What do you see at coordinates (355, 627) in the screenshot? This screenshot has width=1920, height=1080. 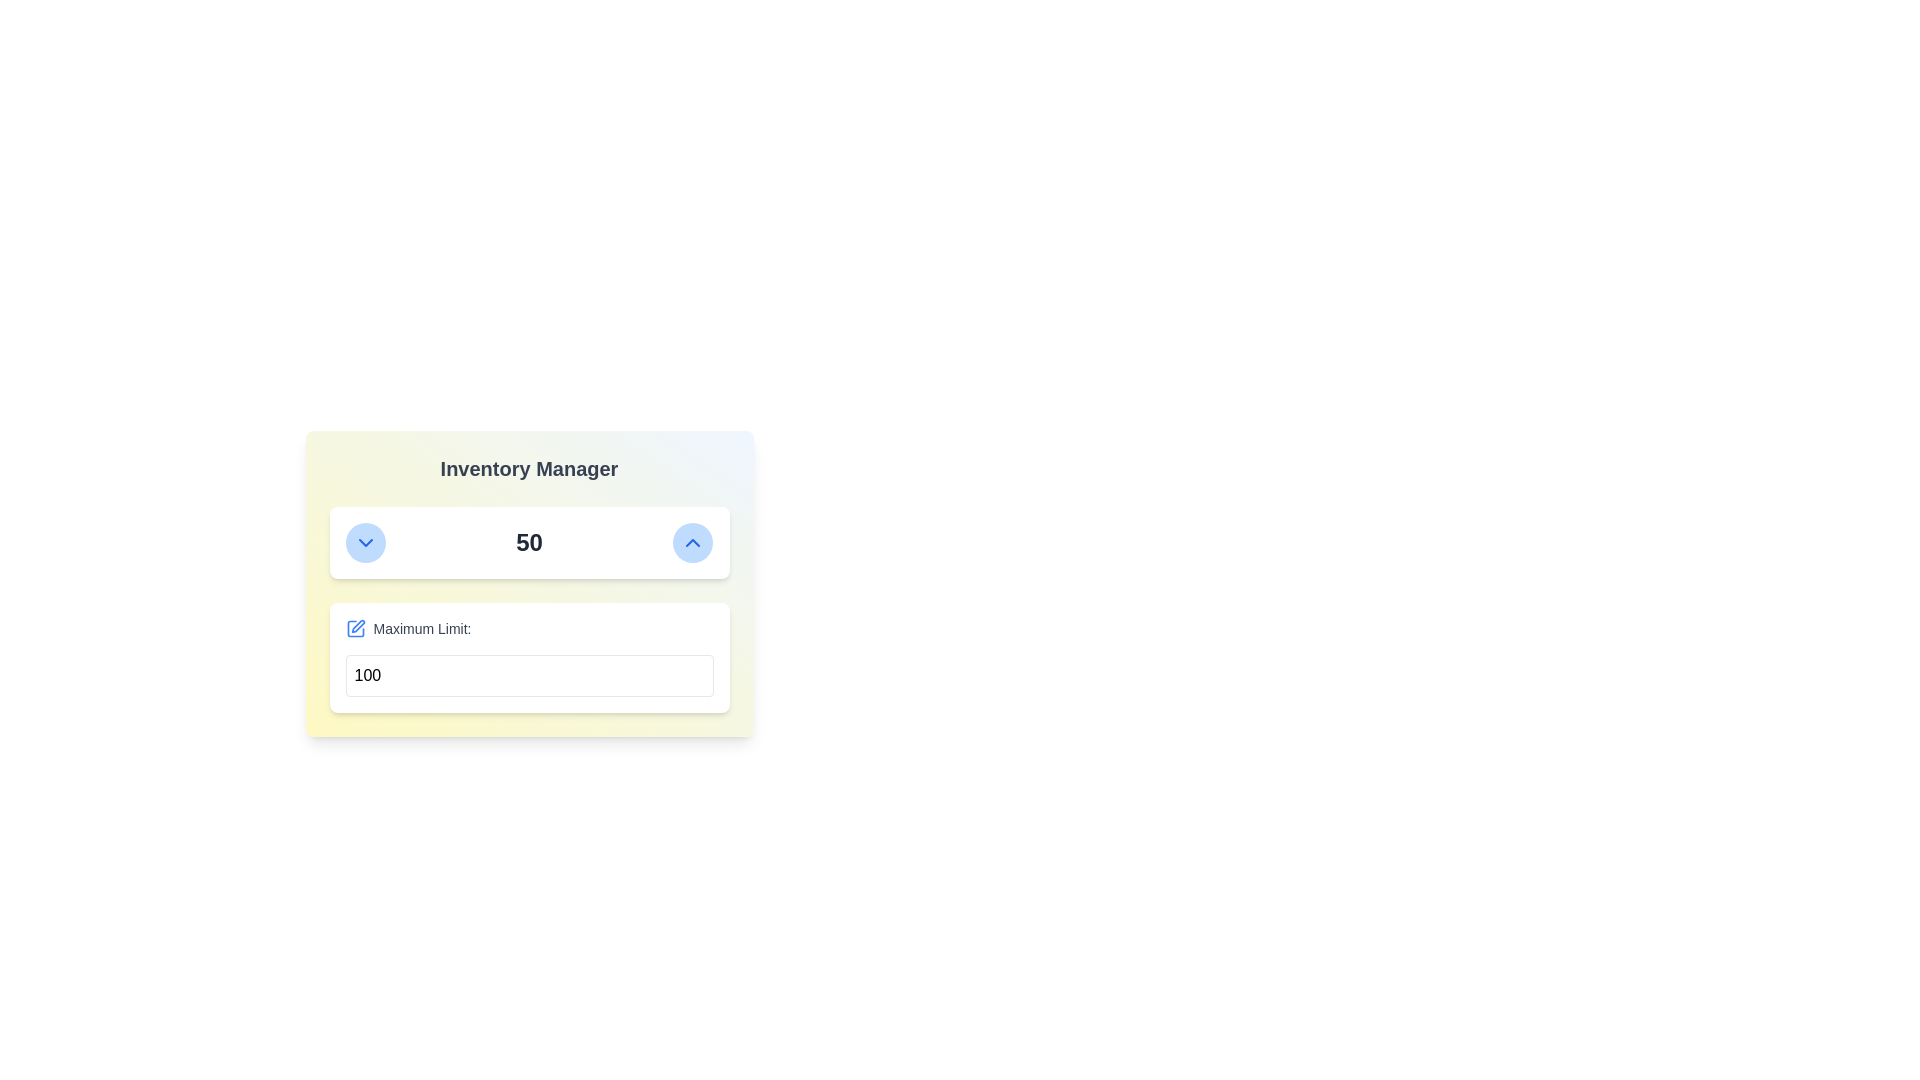 I see `the blue outlined square icon with a pencil inside, indicating edit functionality, located to the left of the label 'Maximum Limit:'` at bounding box center [355, 627].